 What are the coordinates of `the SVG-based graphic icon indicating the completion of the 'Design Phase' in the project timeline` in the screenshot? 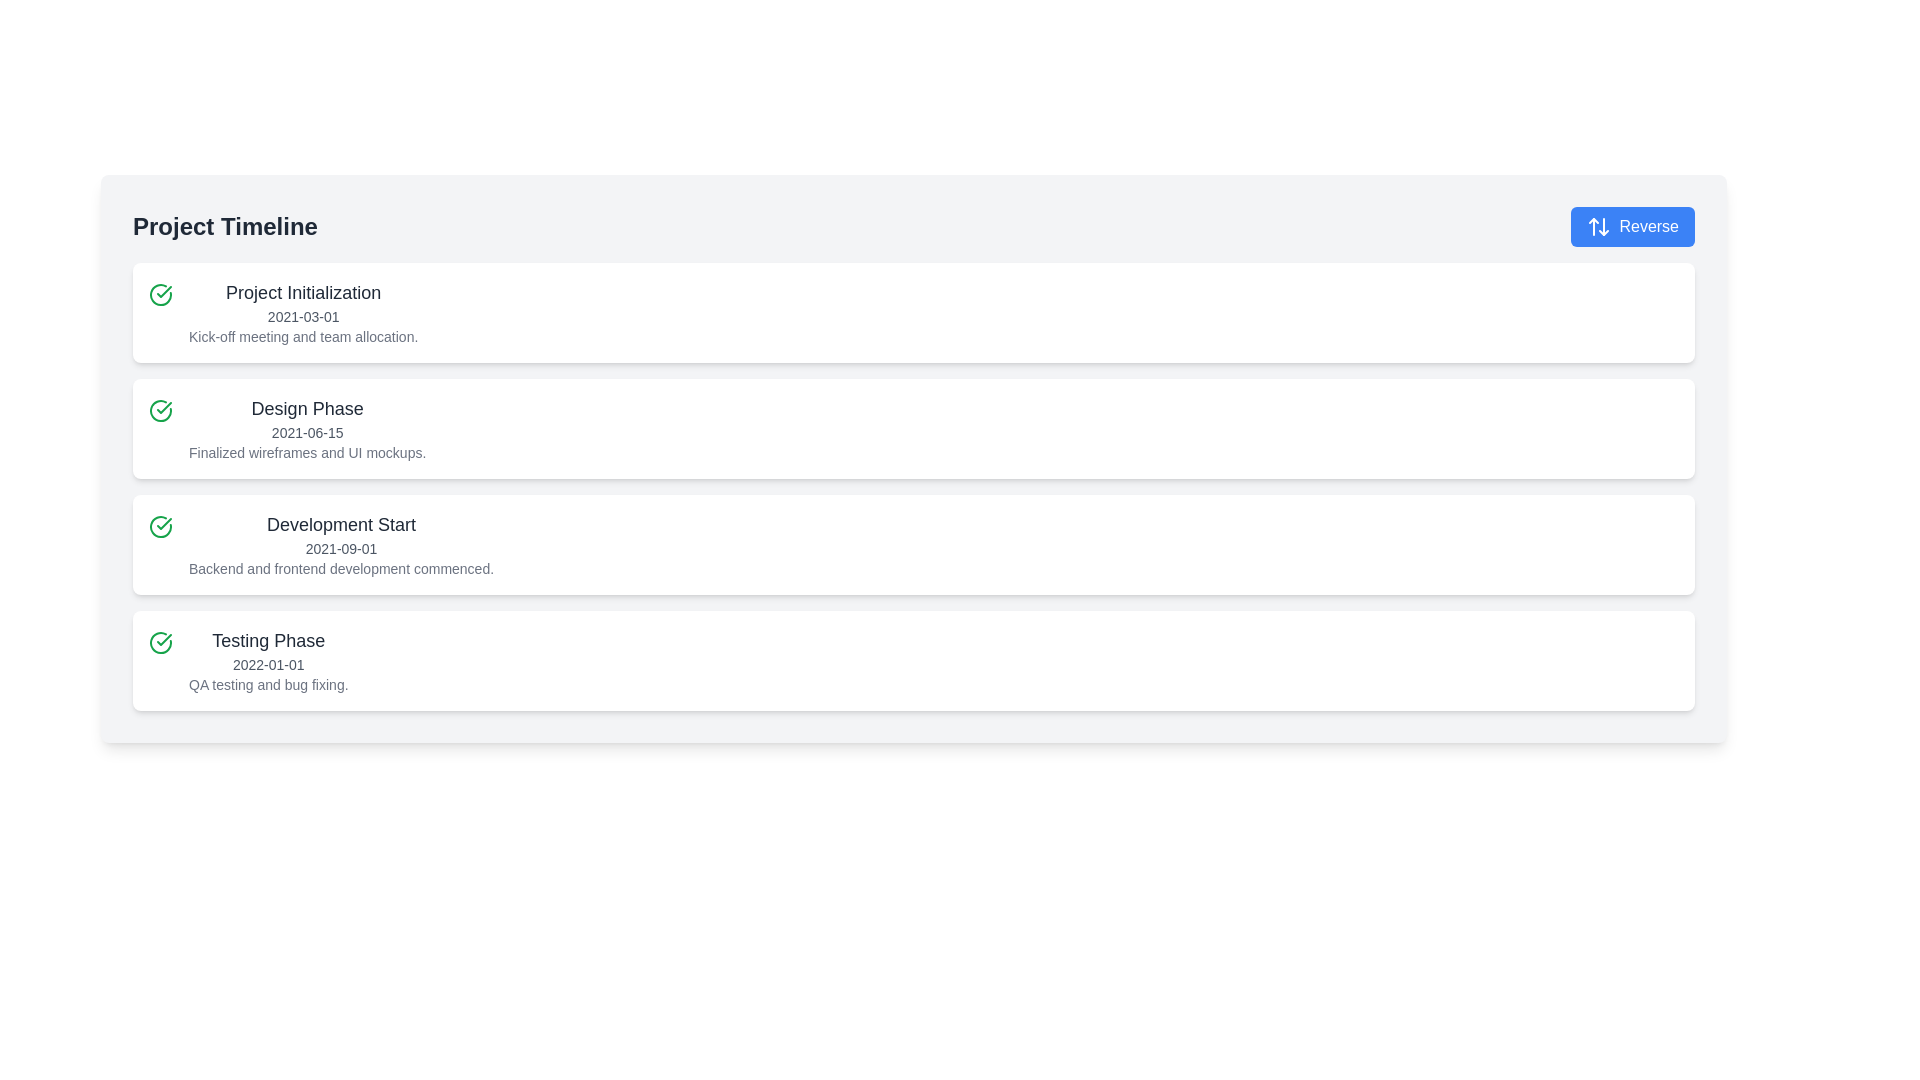 It's located at (161, 410).